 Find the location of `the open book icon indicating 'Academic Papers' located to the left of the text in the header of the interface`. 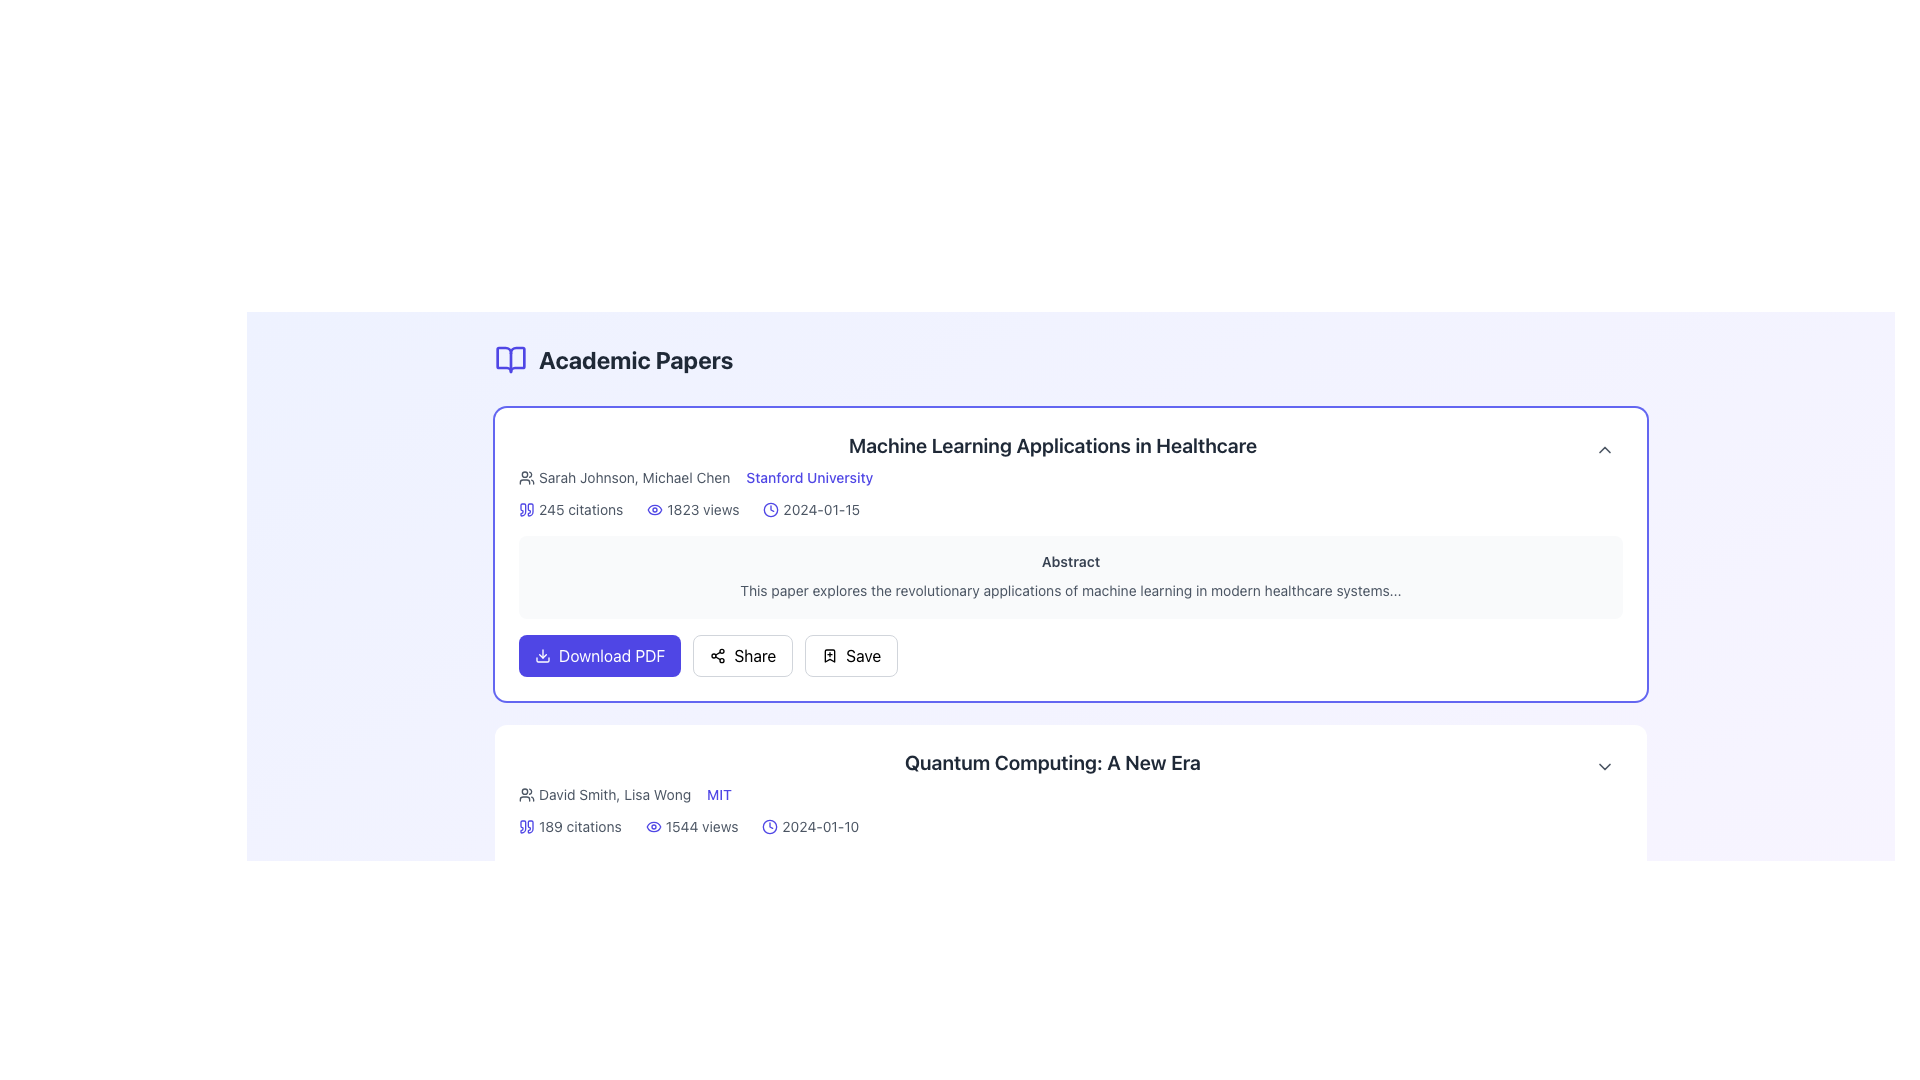

the open book icon indicating 'Academic Papers' located to the left of the text in the header of the interface is located at coordinates (510, 358).